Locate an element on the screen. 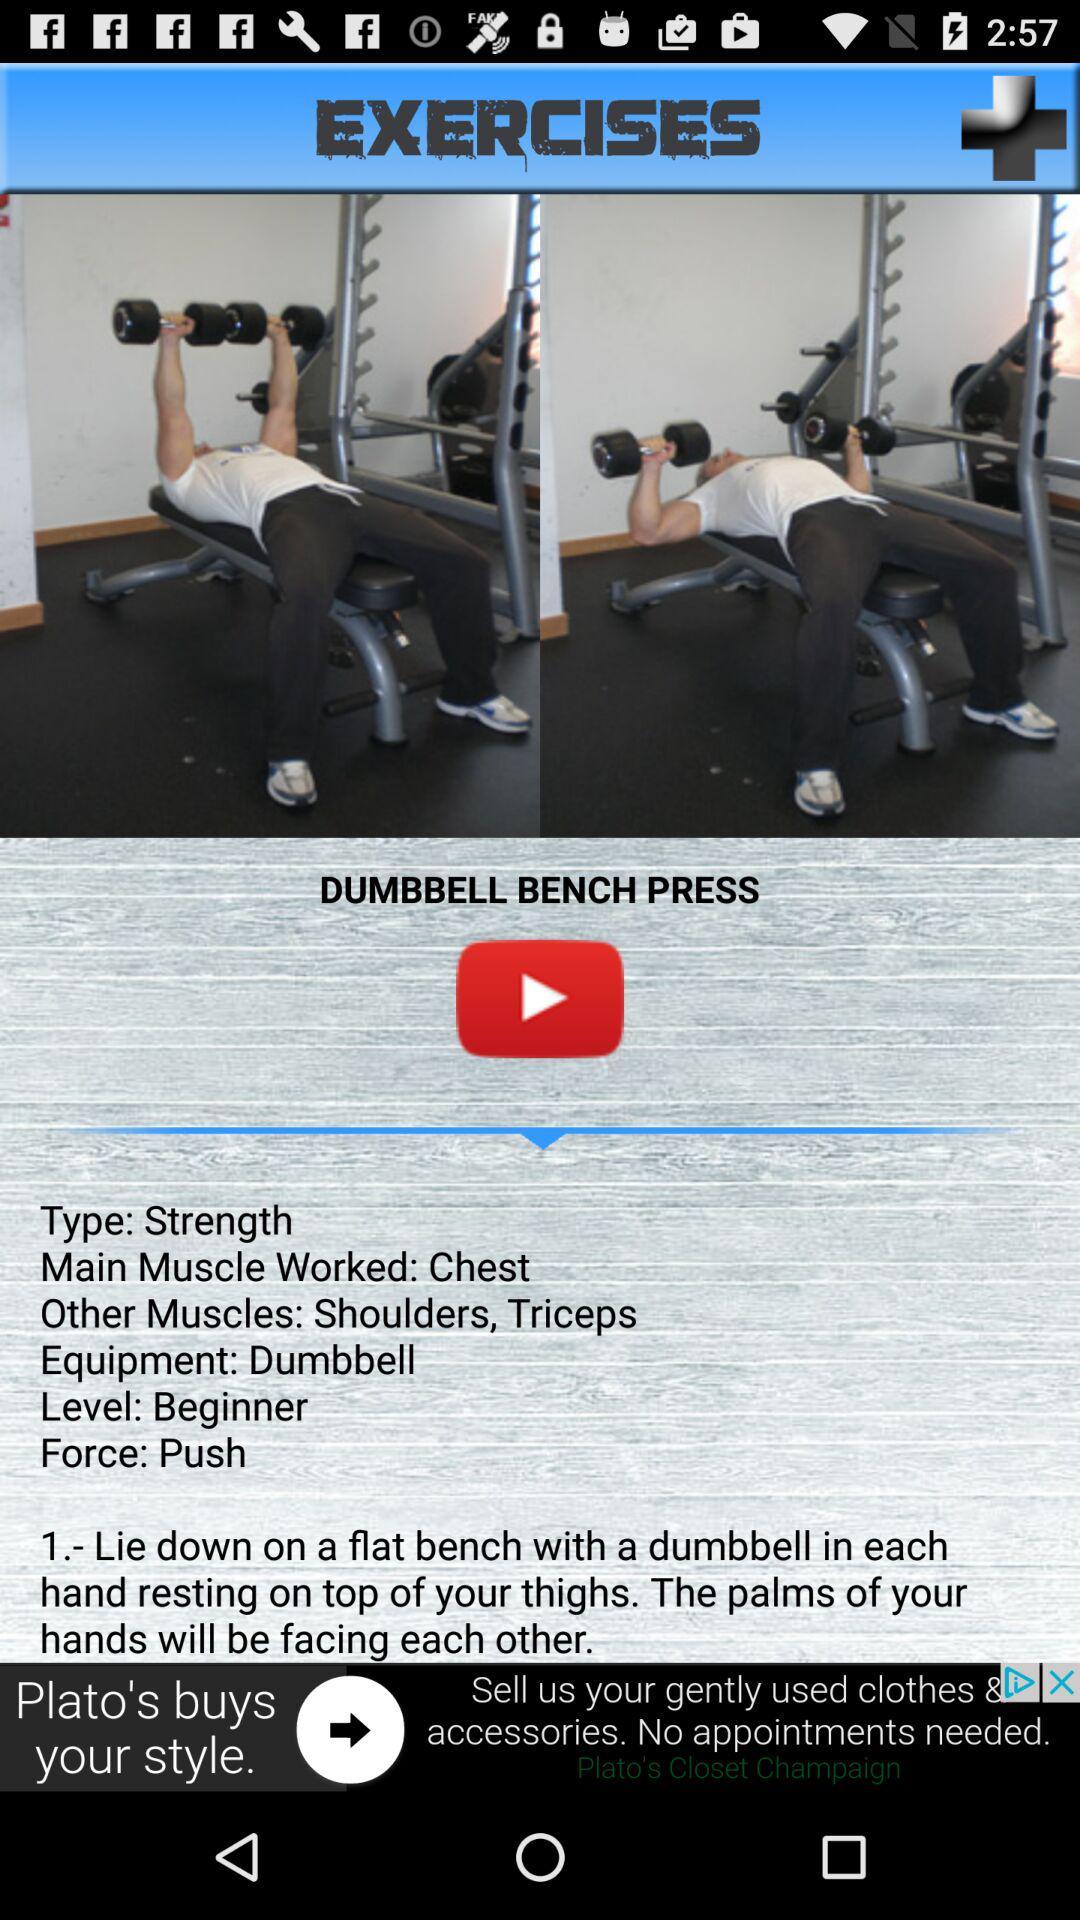  the add icon is located at coordinates (1014, 136).